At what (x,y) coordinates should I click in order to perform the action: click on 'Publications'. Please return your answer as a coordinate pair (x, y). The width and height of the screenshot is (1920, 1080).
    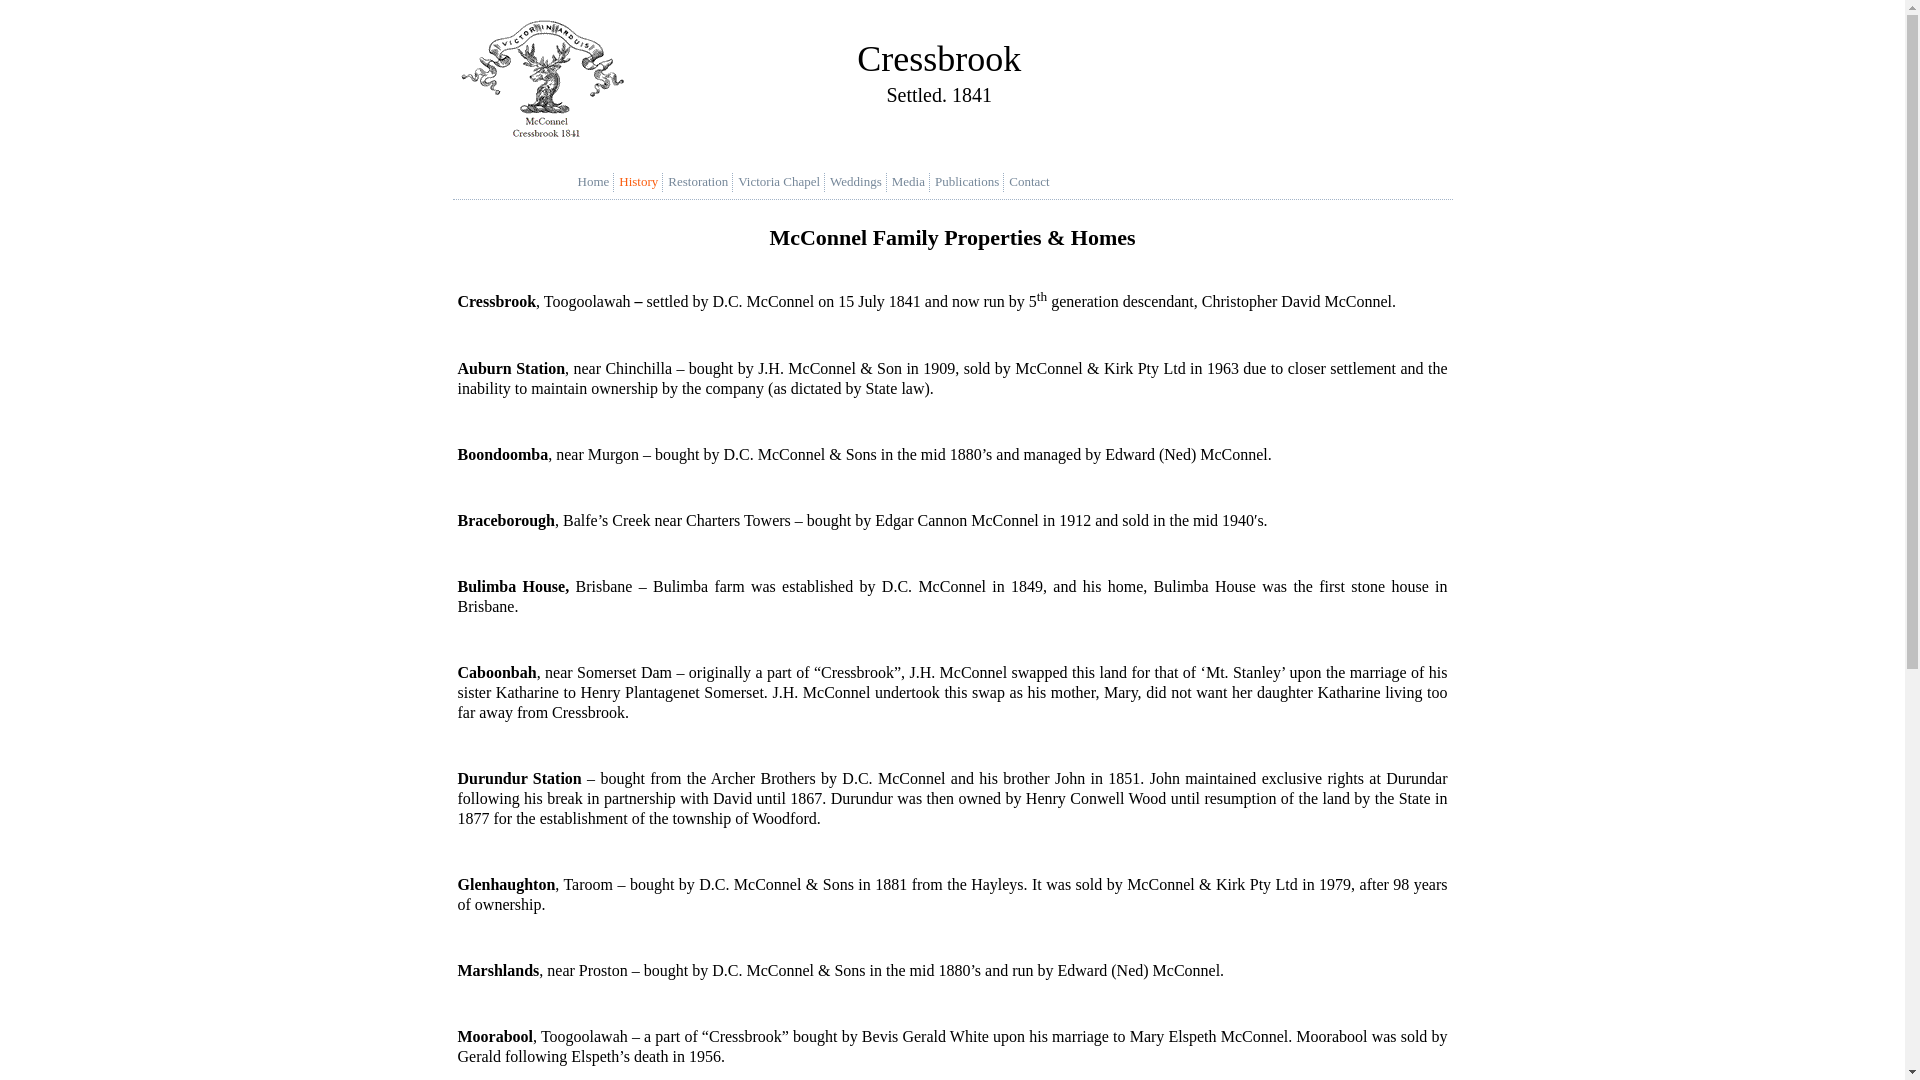
    Looking at the image, I should click on (971, 181).